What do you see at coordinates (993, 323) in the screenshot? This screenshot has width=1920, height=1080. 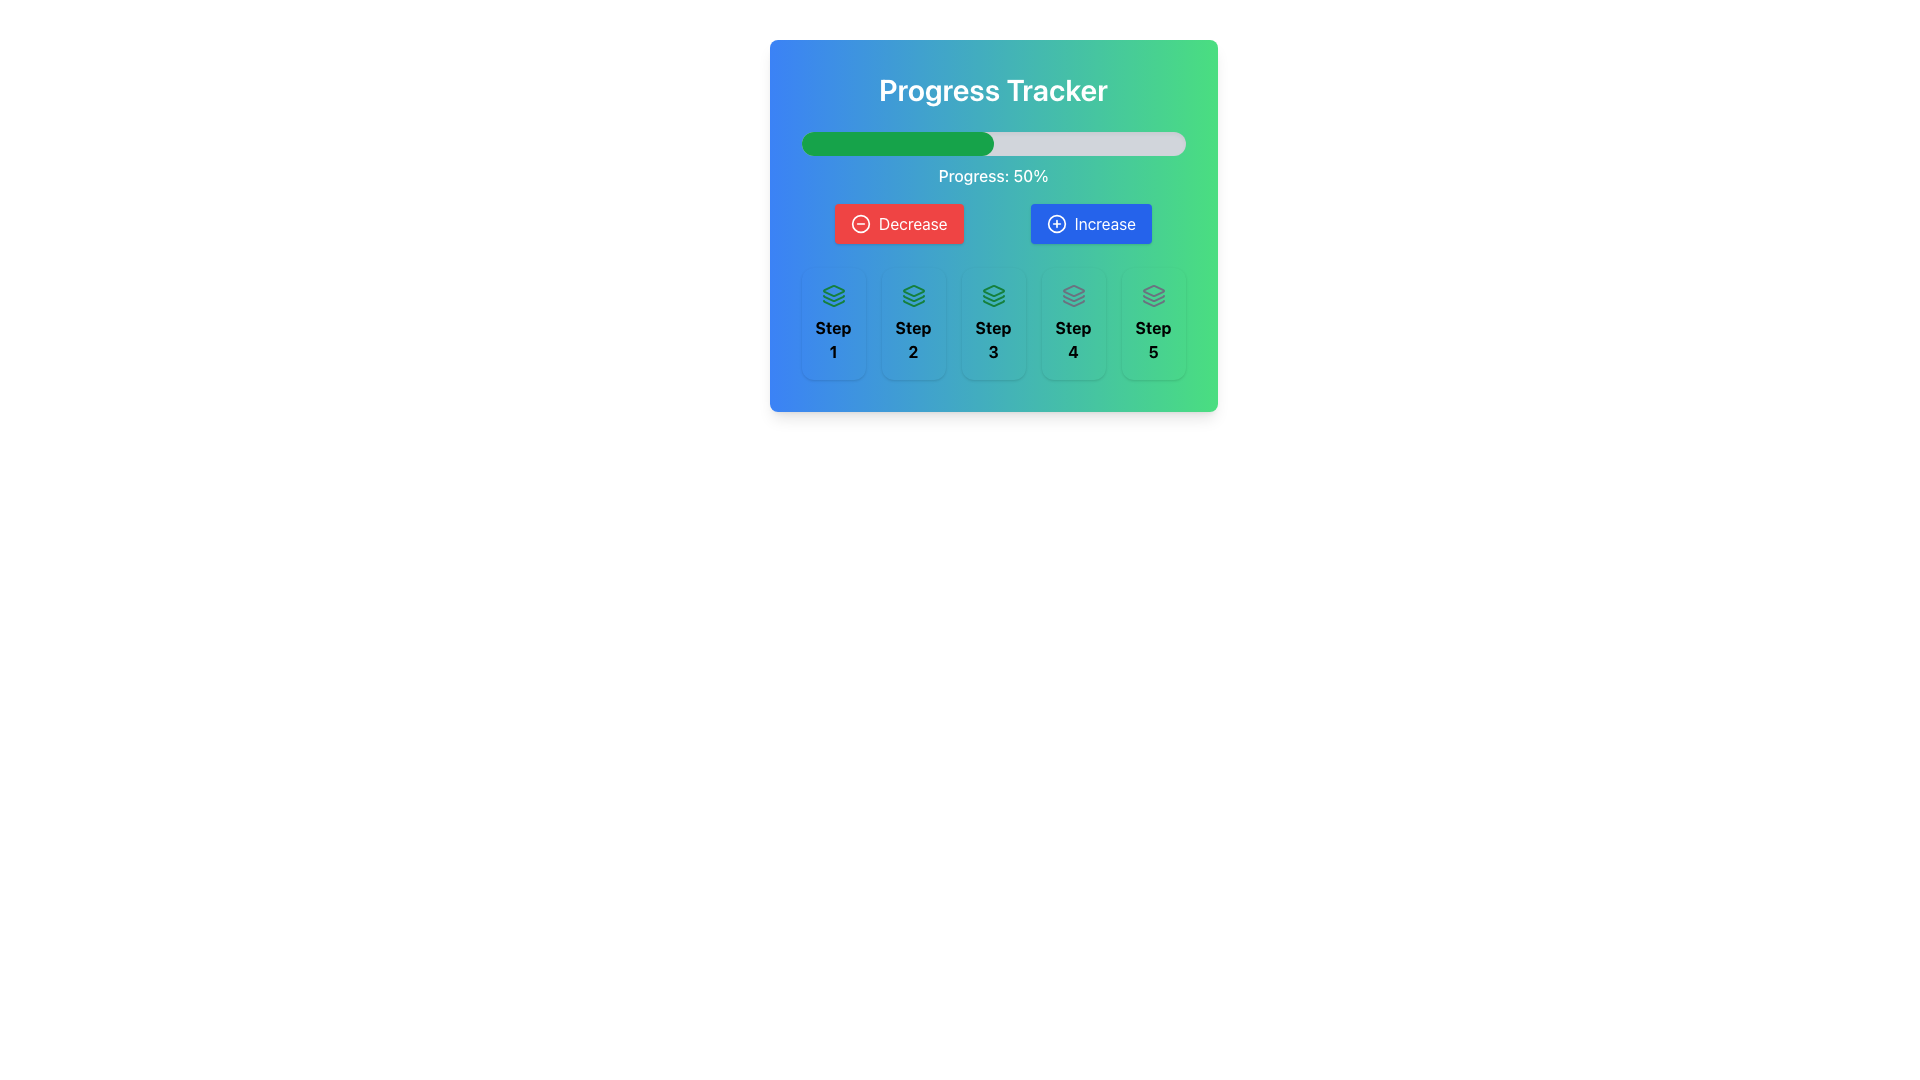 I see `the horizontal step indicator displaying the current active step (Step 3) in the Progress Tracker interface, located below the Decrease and Increase buttons` at bounding box center [993, 323].